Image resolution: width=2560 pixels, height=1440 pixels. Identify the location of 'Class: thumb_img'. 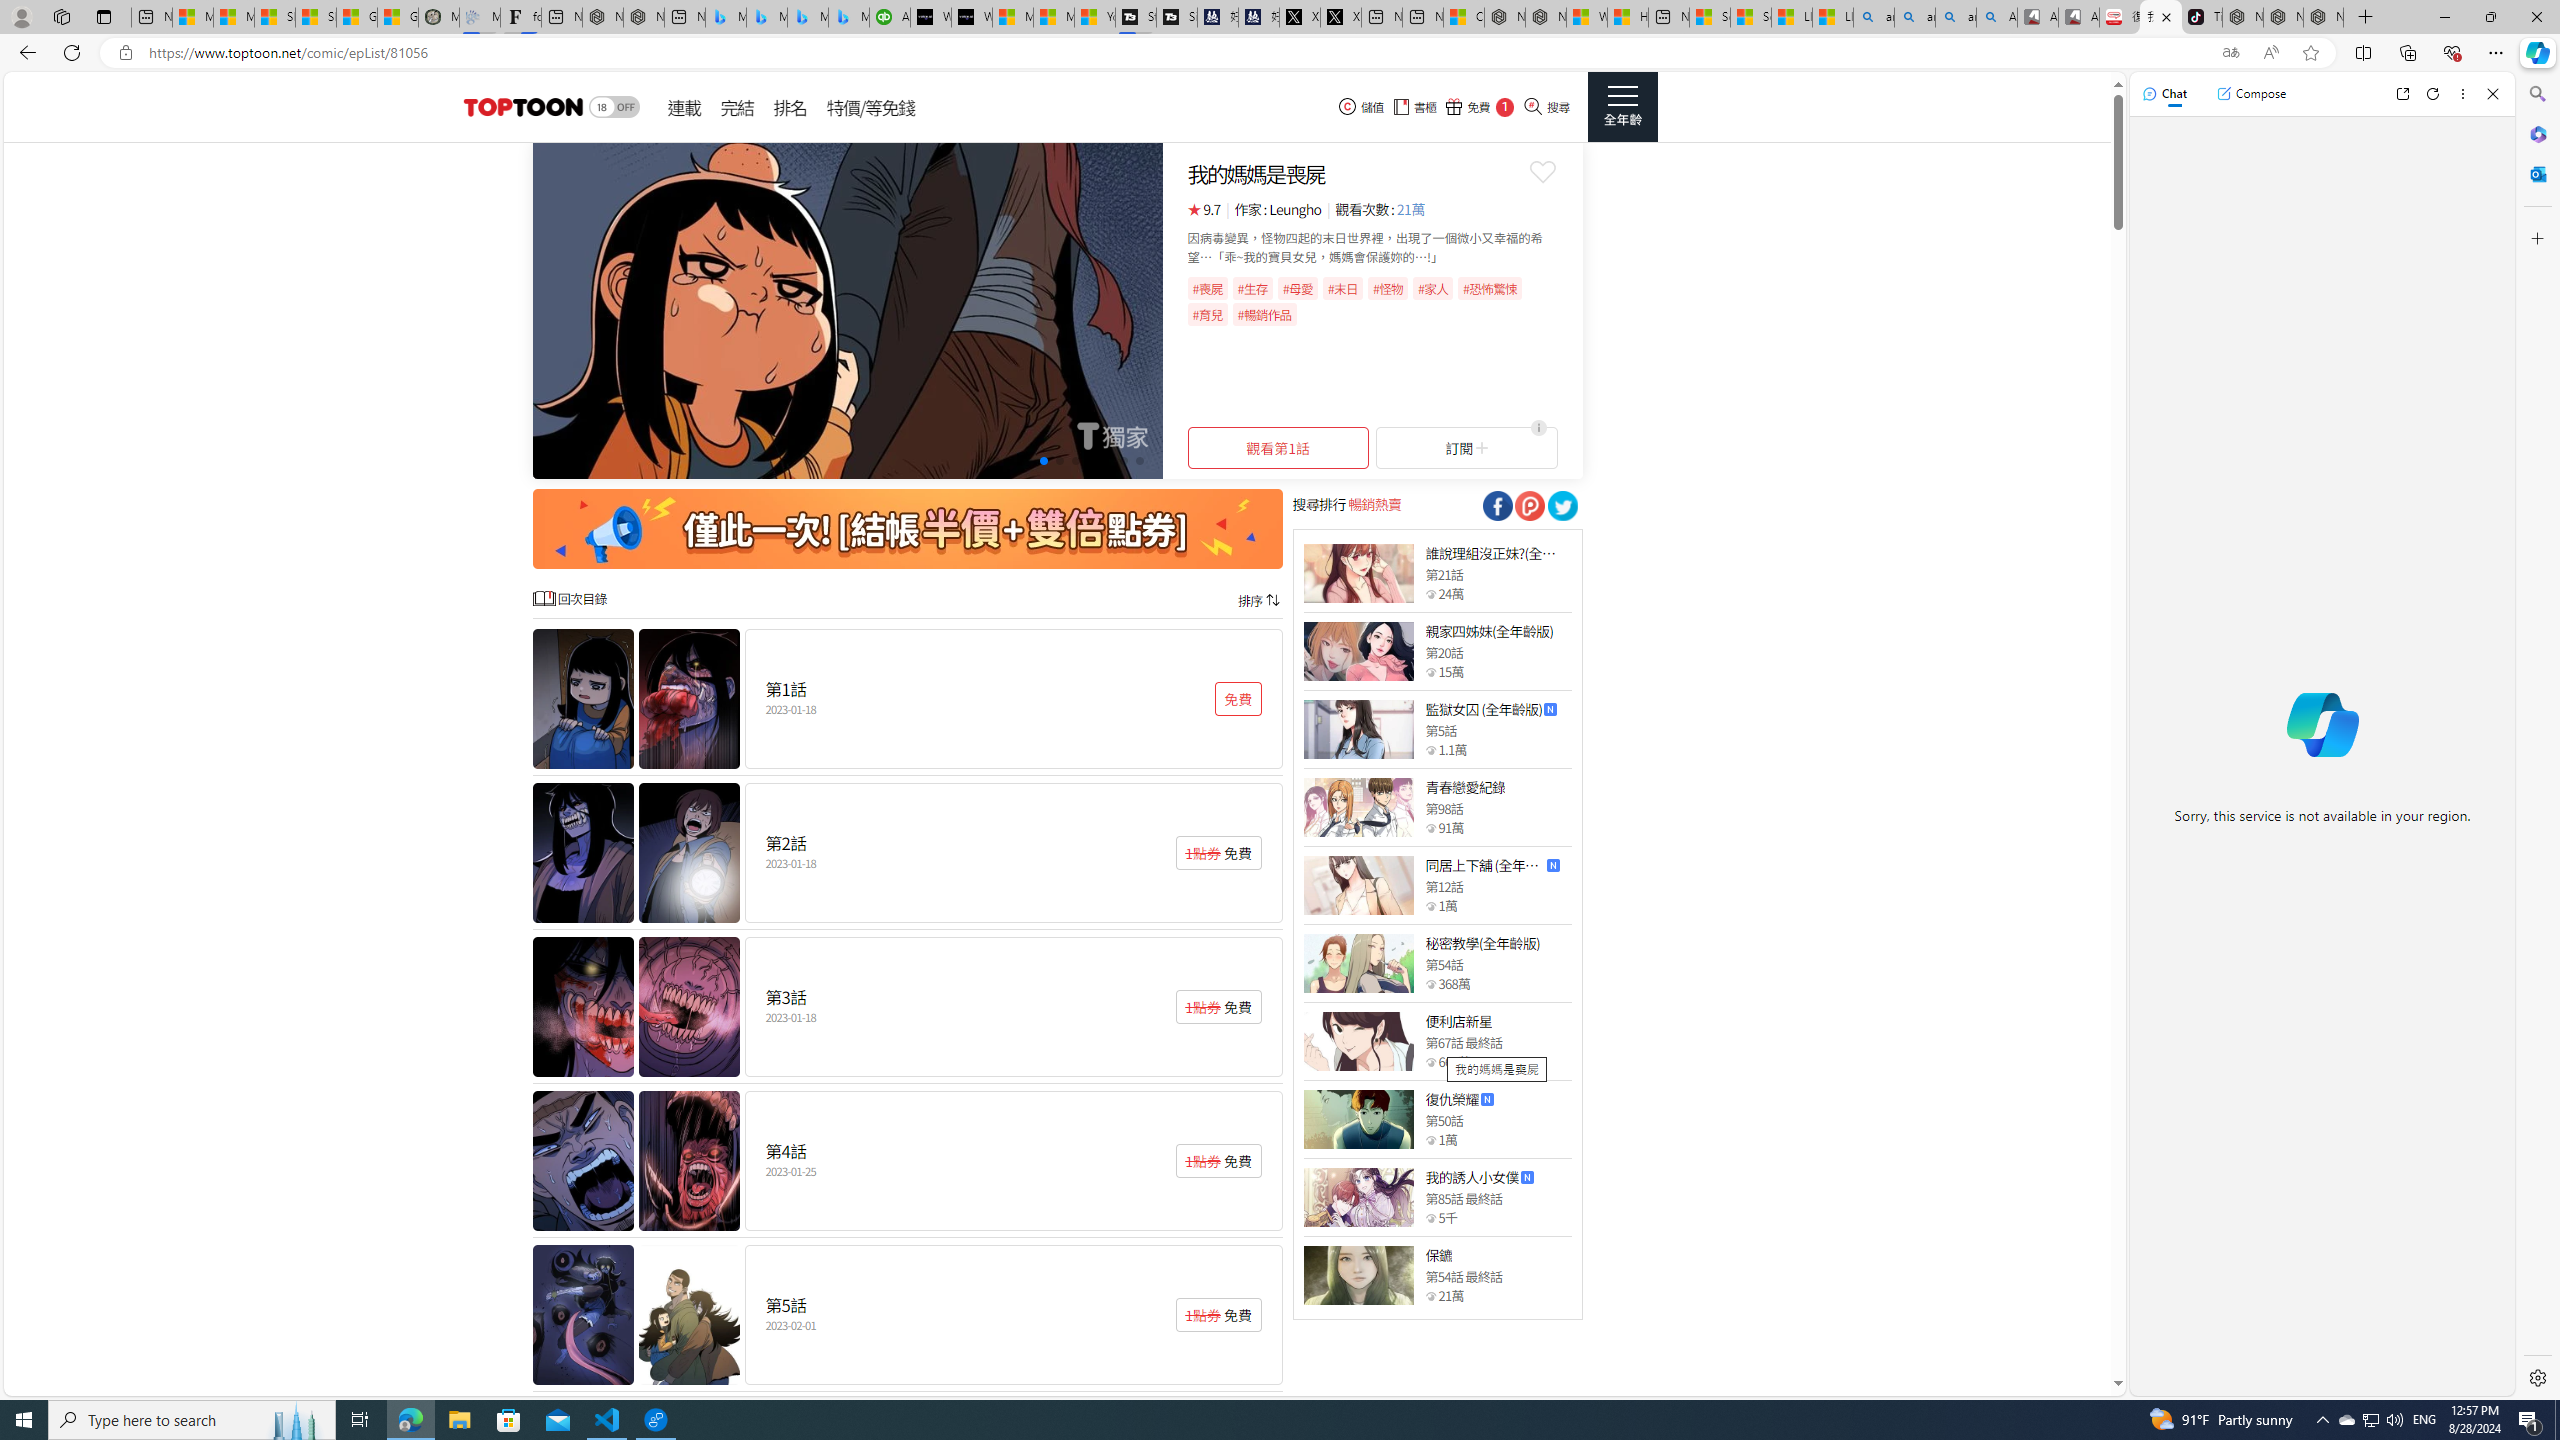
(1357, 1275).